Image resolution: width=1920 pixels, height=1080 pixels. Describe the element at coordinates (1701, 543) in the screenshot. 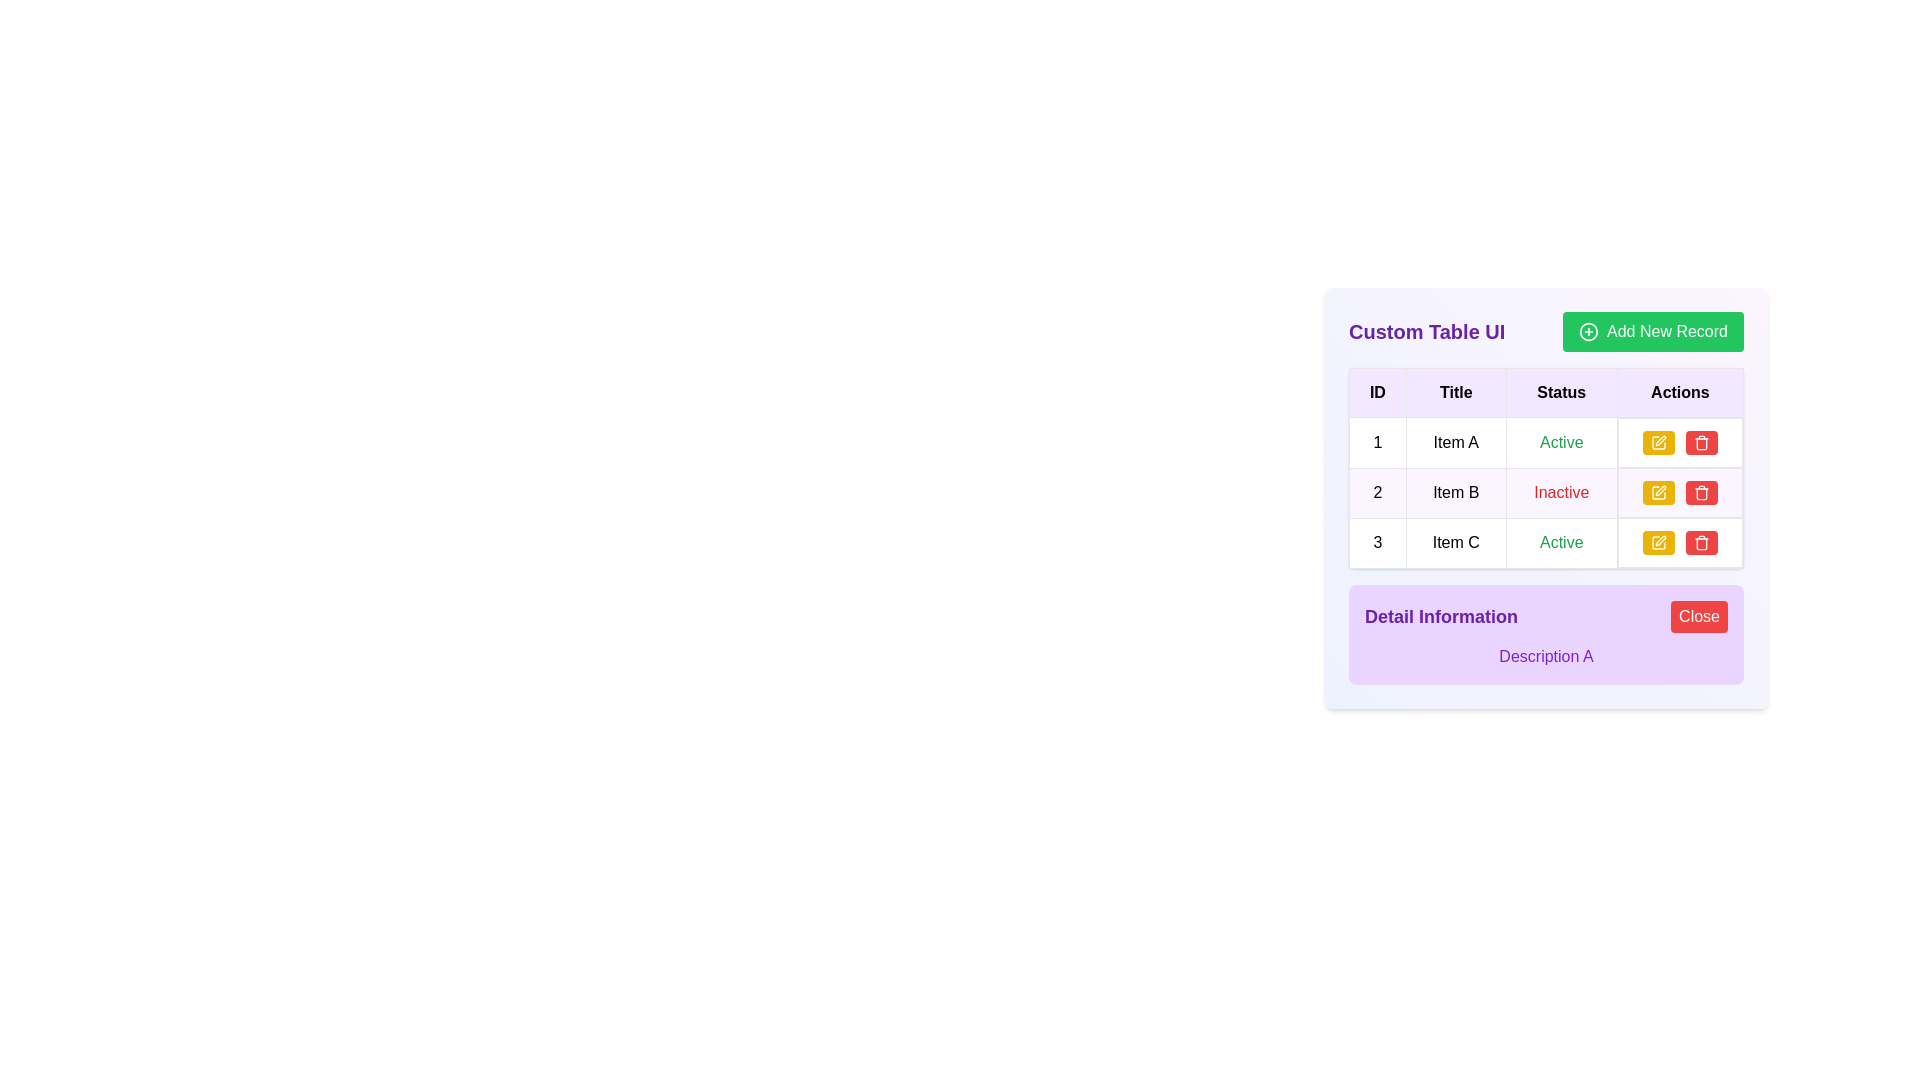

I see `the red trash bin icon located in the last column of the Actions section for 'Item C' to initiate a delete action` at that location.